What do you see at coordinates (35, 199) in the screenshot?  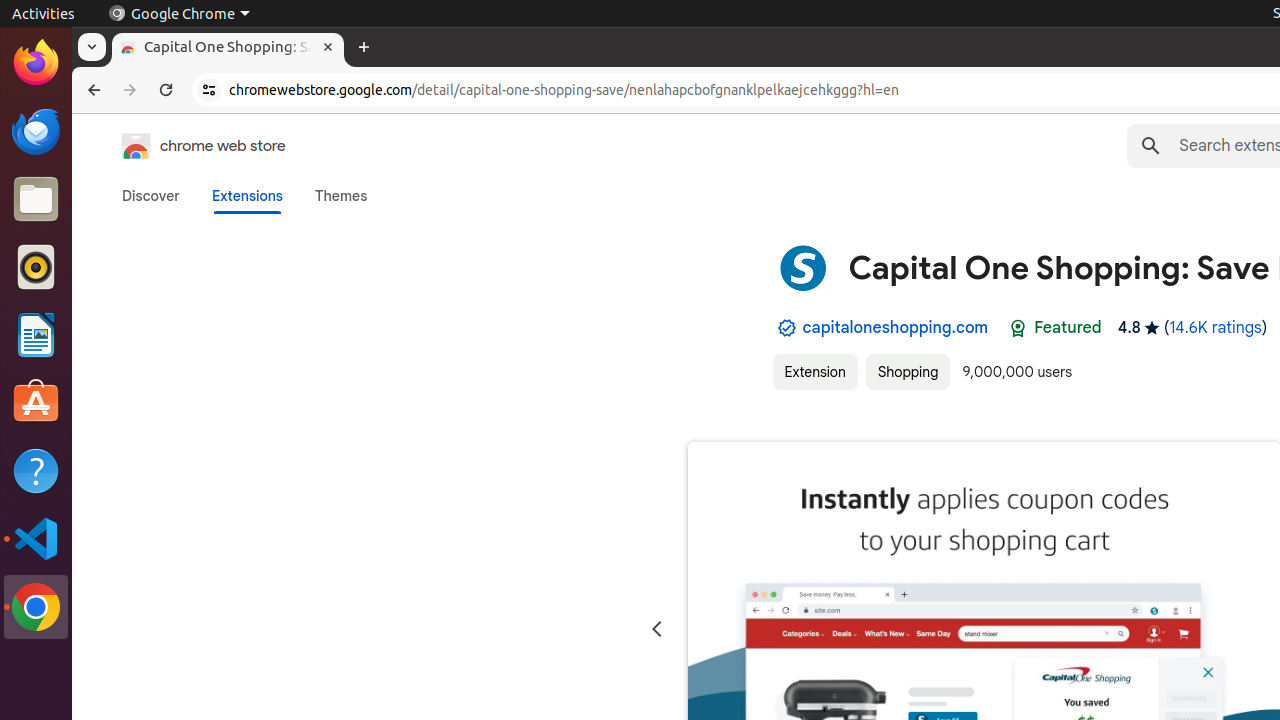 I see `'Files'` at bounding box center [35, 199].